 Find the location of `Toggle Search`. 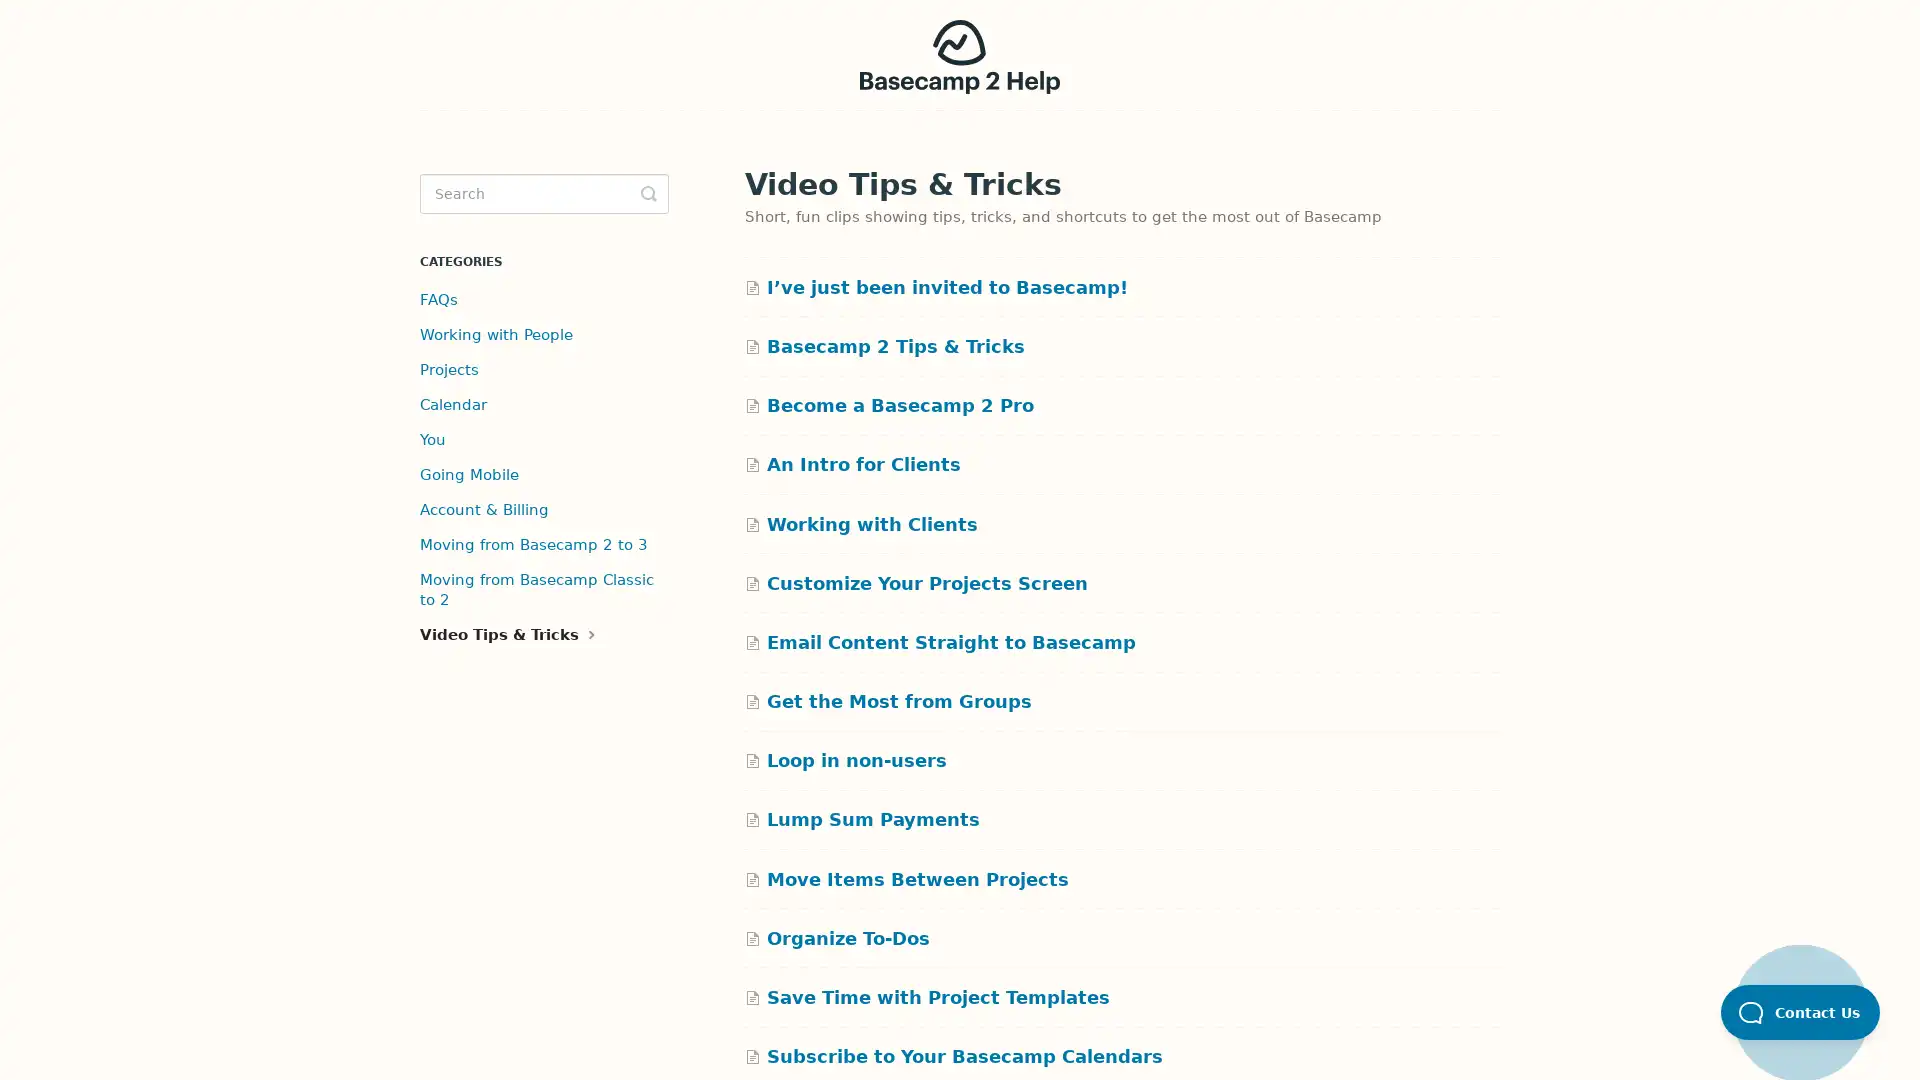

Toggle Search is located at coordinates (648, 193).